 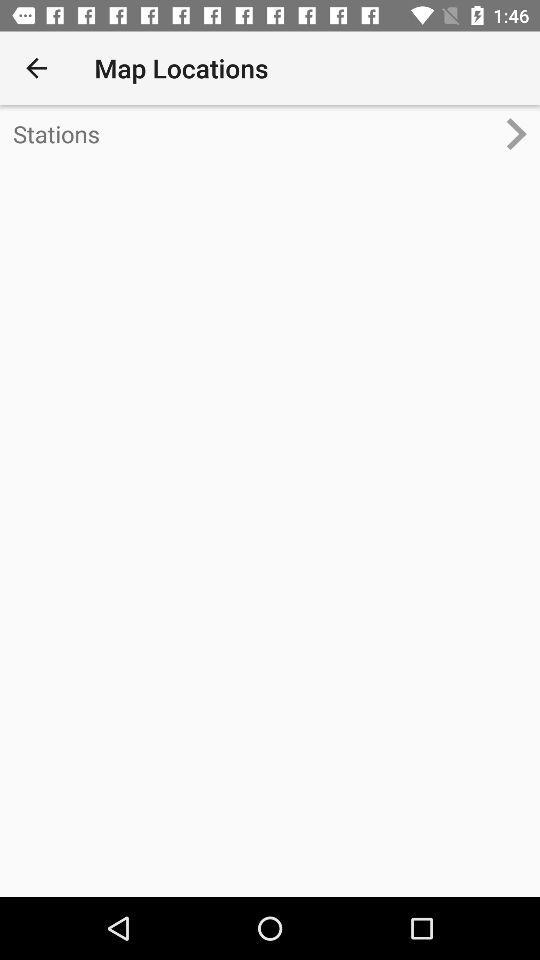 I want to click on item at the top right corner, so click(x=523, y=132).